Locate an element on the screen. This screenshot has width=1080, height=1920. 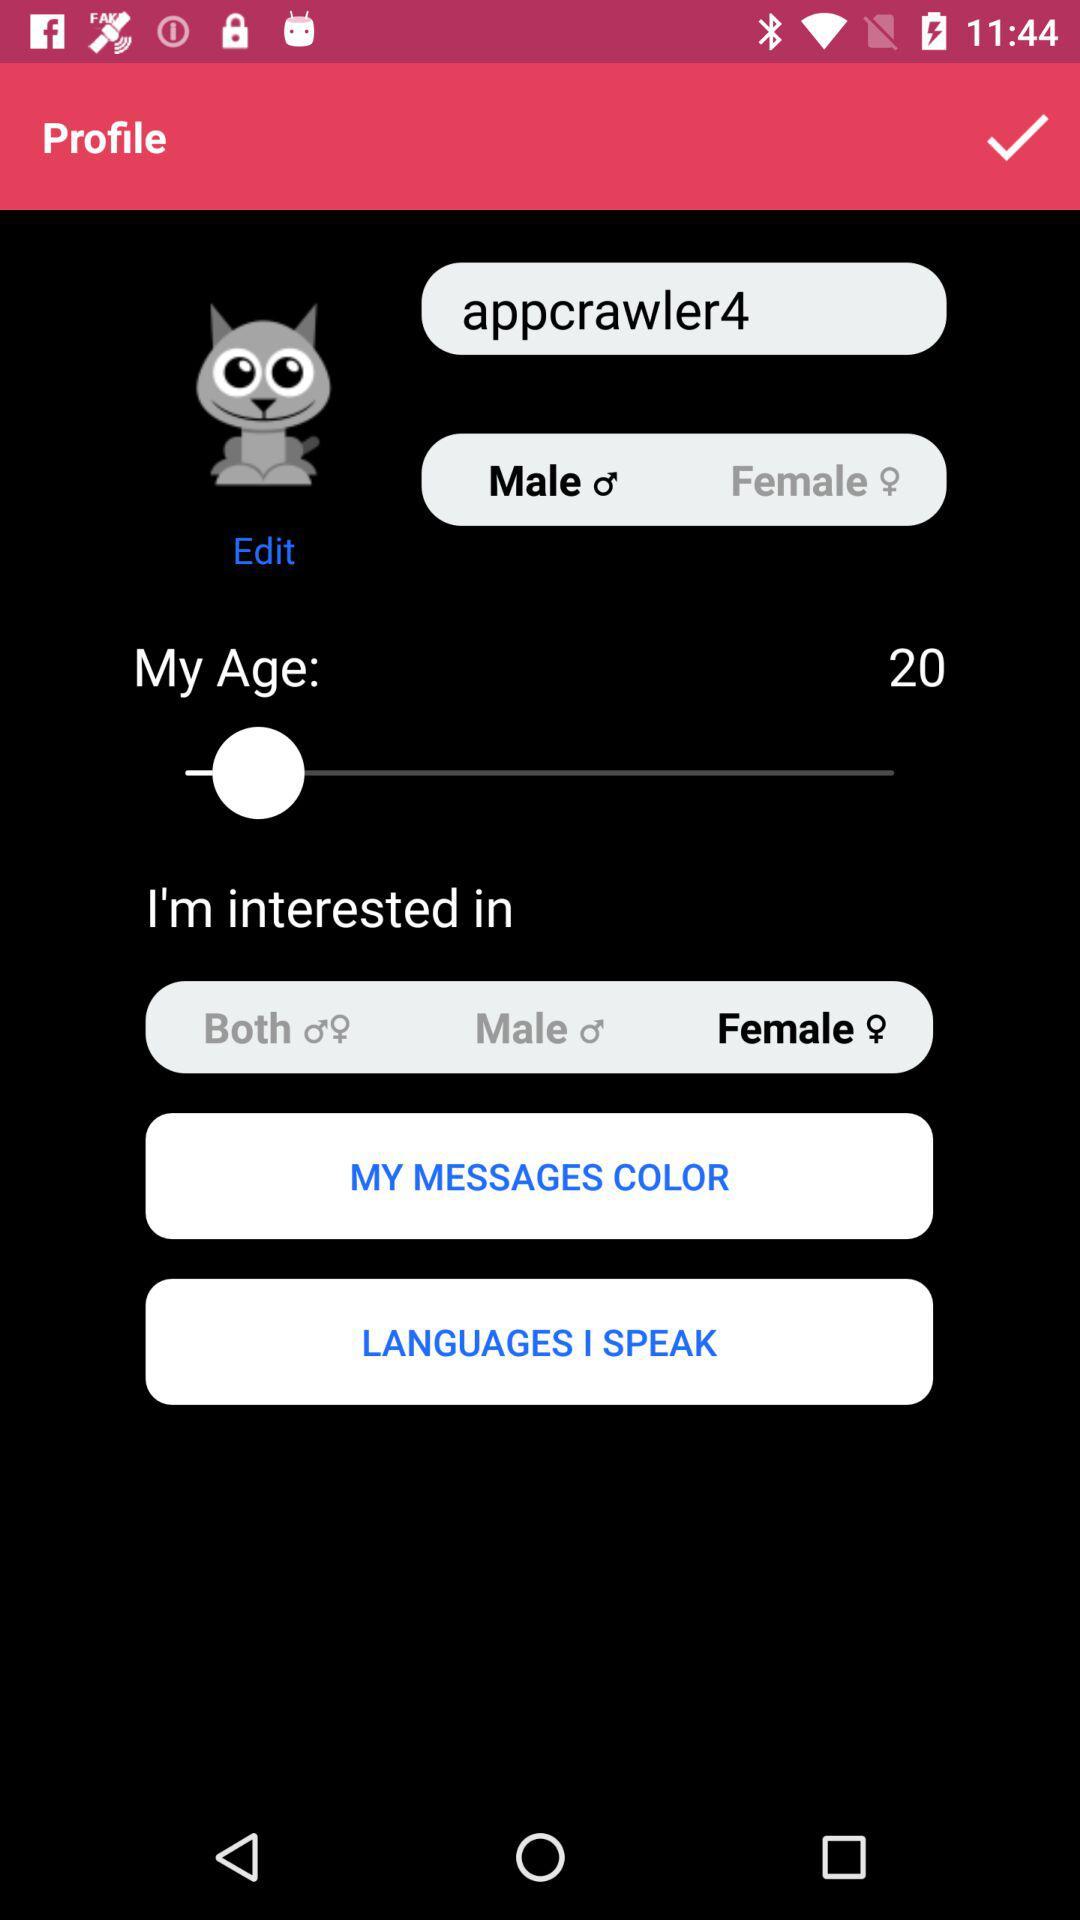
the icon above edit item is located at coordinates (262, 393).